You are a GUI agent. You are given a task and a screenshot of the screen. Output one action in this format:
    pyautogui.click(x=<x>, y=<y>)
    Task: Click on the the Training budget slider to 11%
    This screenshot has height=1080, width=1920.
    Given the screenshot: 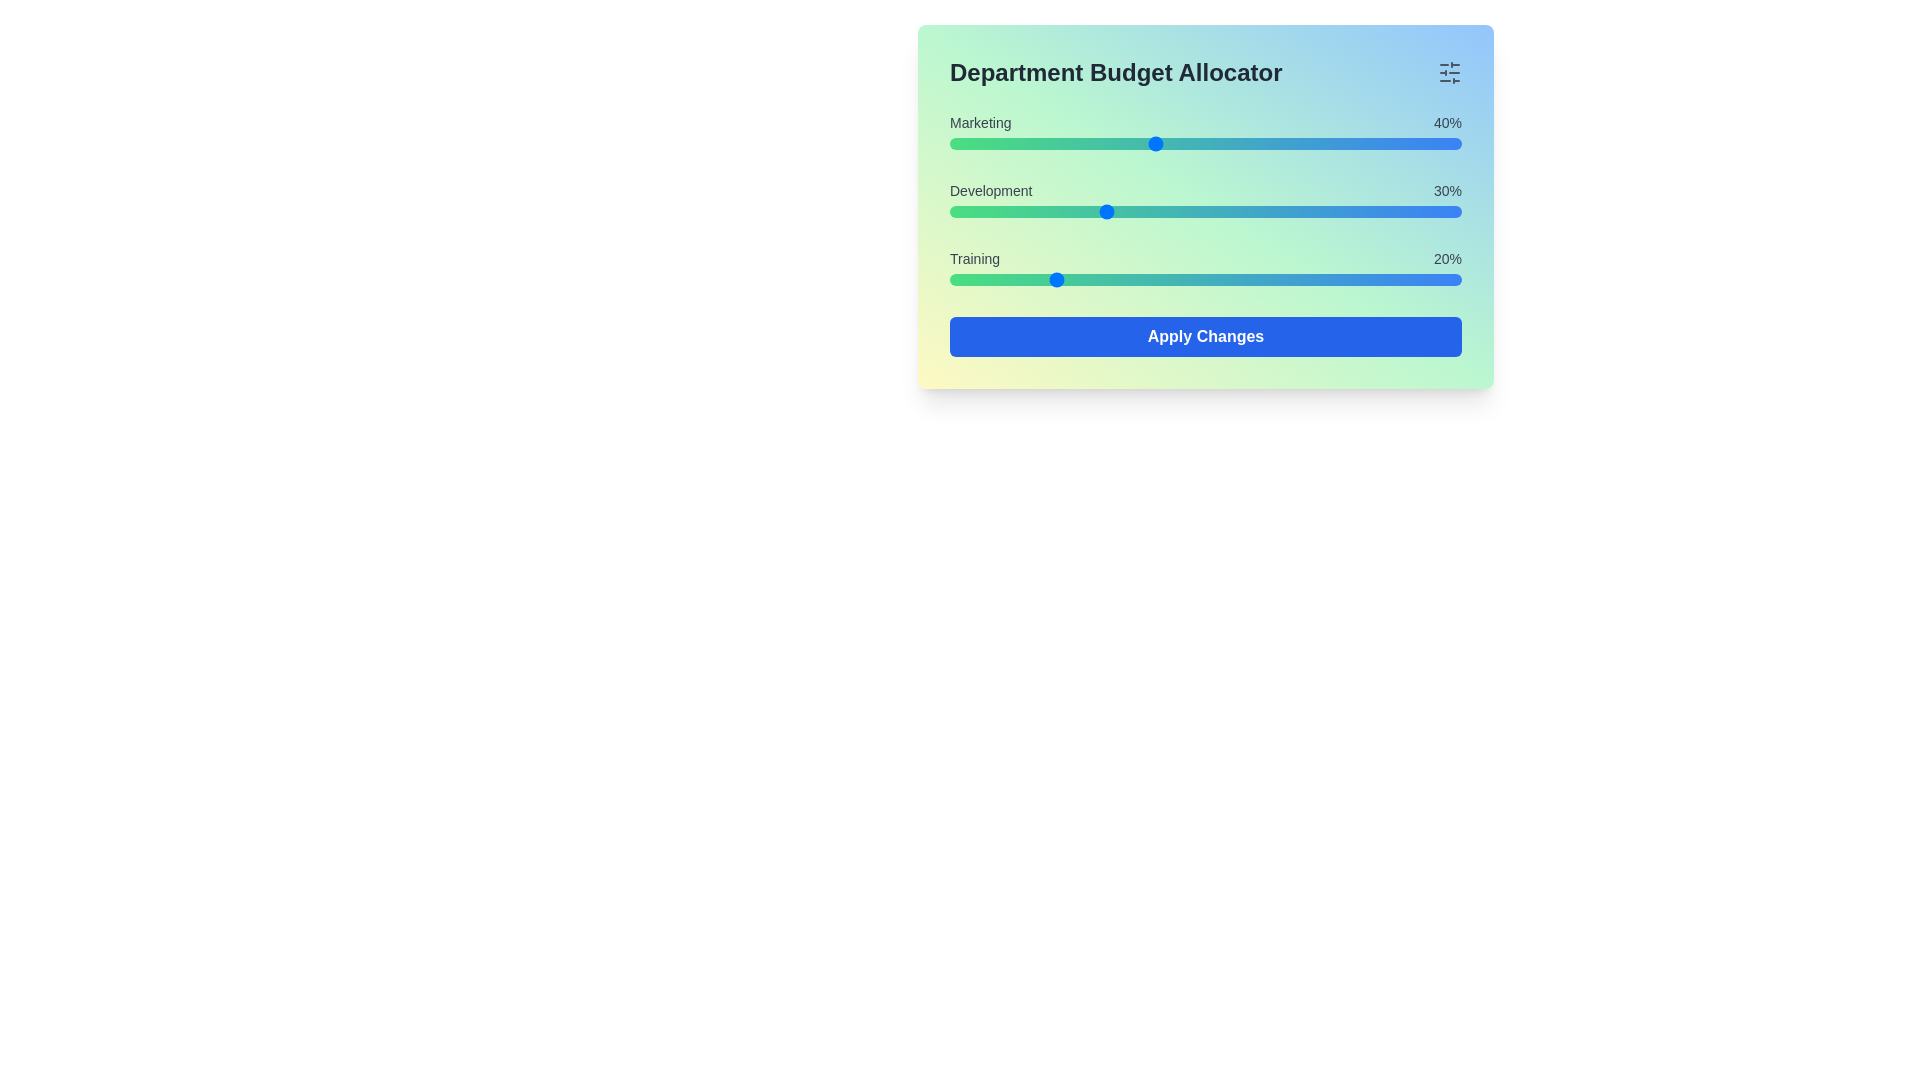 What is the action you would take?
    pyautogui.click(x=1006, y=280)
    